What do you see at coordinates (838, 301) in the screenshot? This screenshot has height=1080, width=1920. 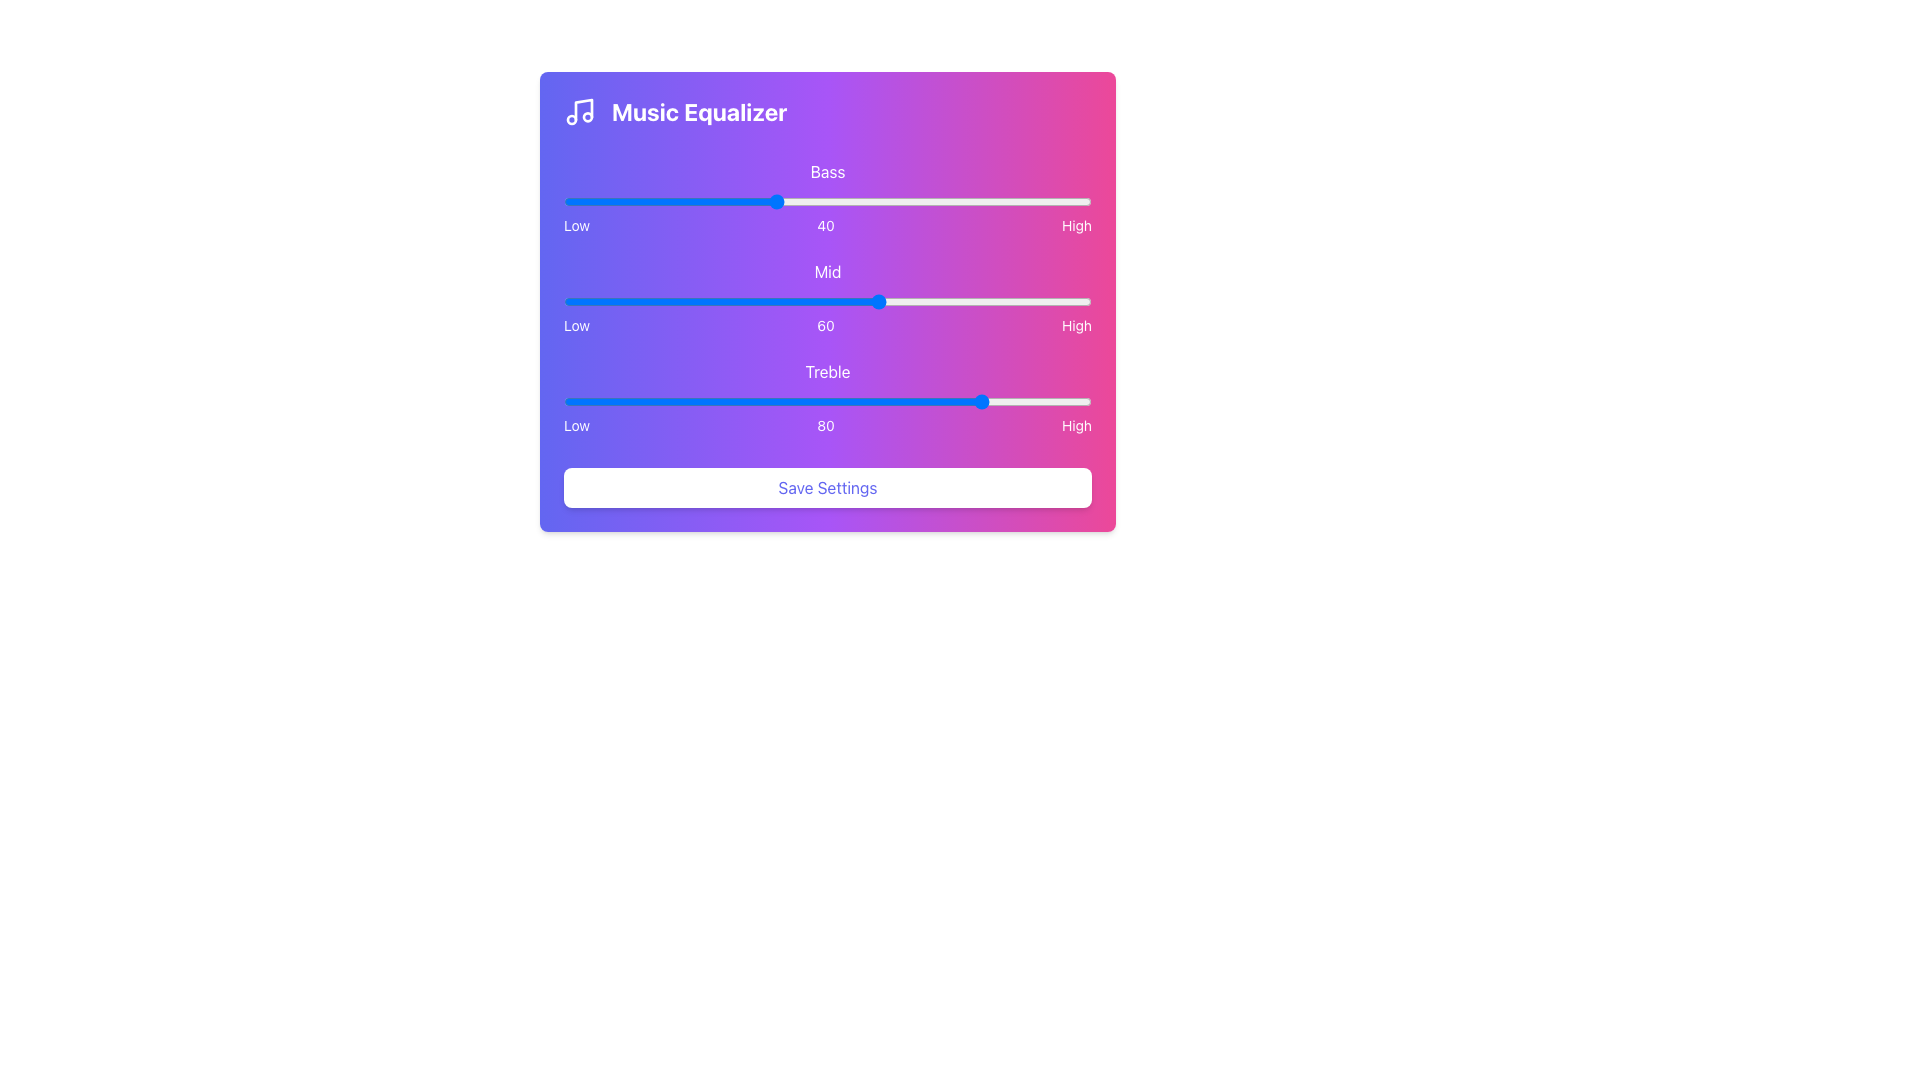 I see `the 'Mid' slider` at bounding box center [838, 301].